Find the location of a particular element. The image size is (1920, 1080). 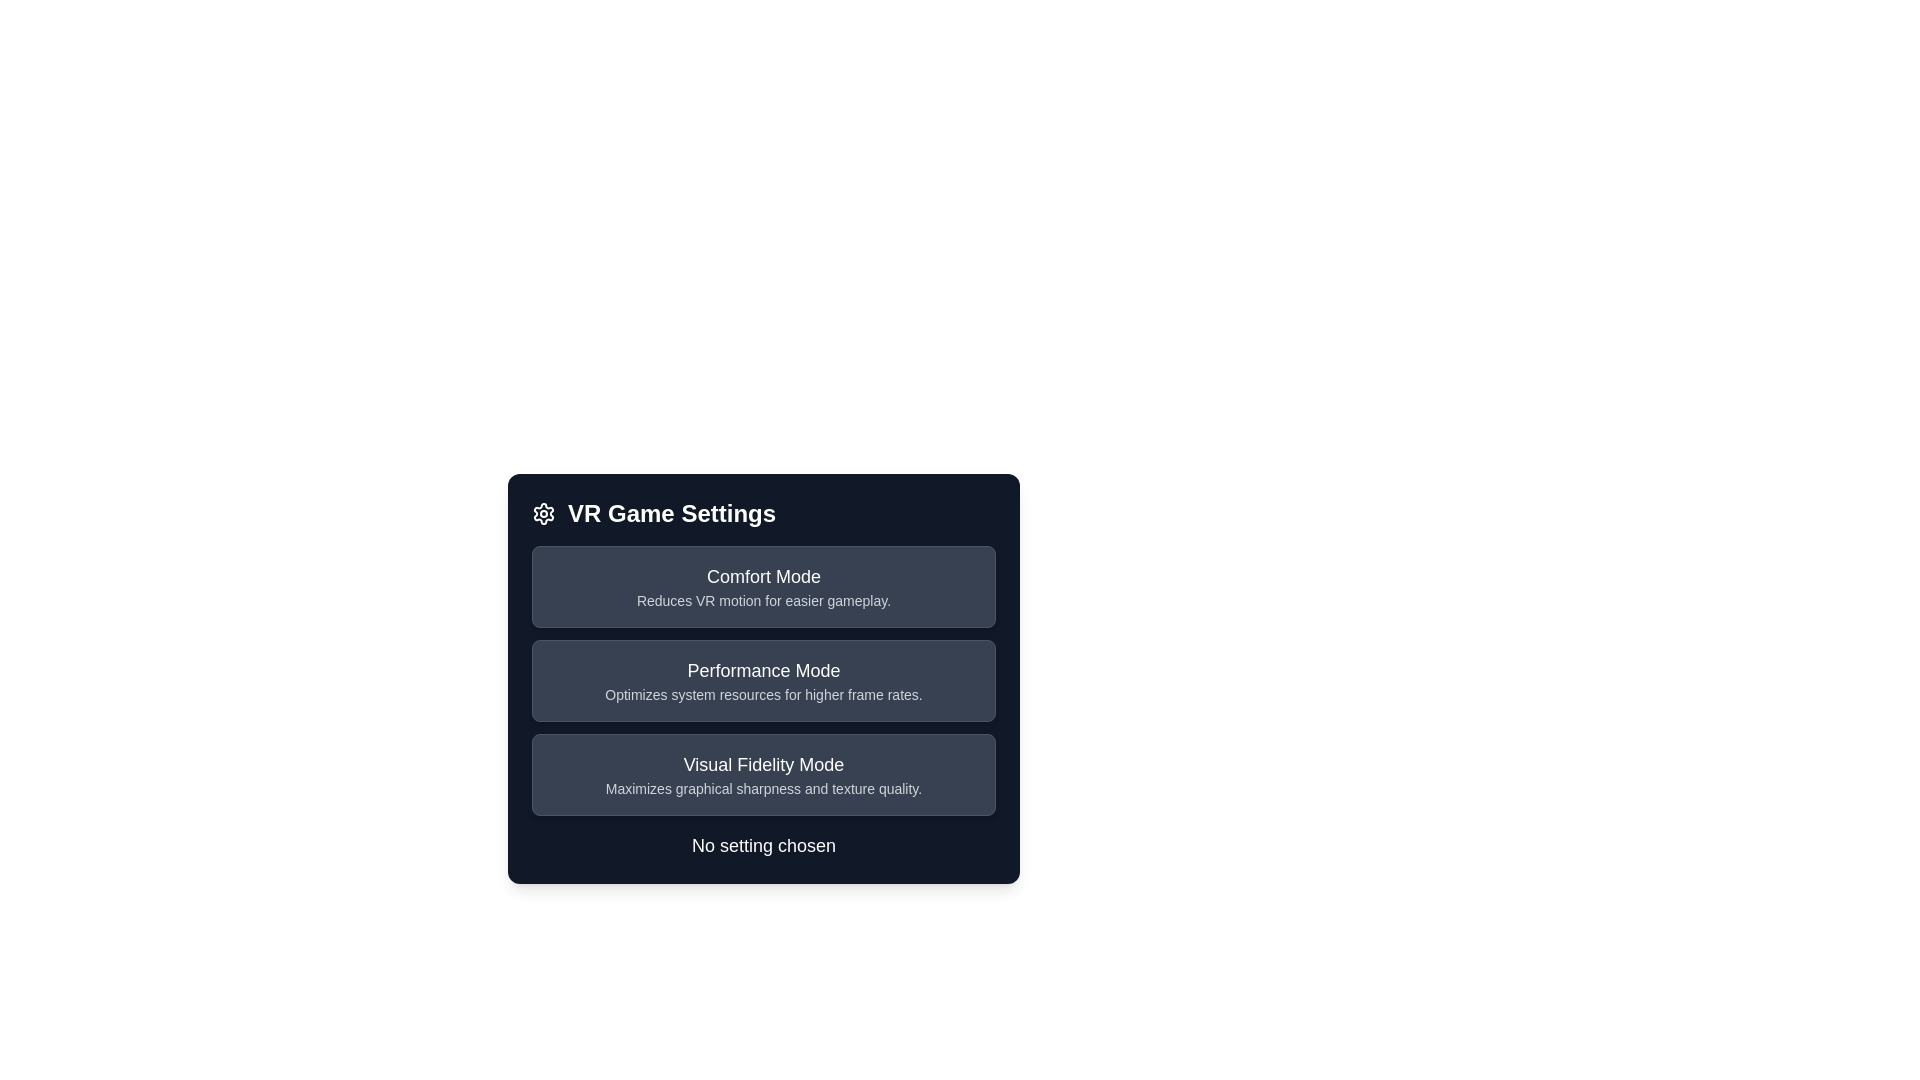

the first button-styled selection option for toggling 'Comfort Mode' setting, which is located below the 'VR Game Settings' heading is located at coordinates (762, 585).